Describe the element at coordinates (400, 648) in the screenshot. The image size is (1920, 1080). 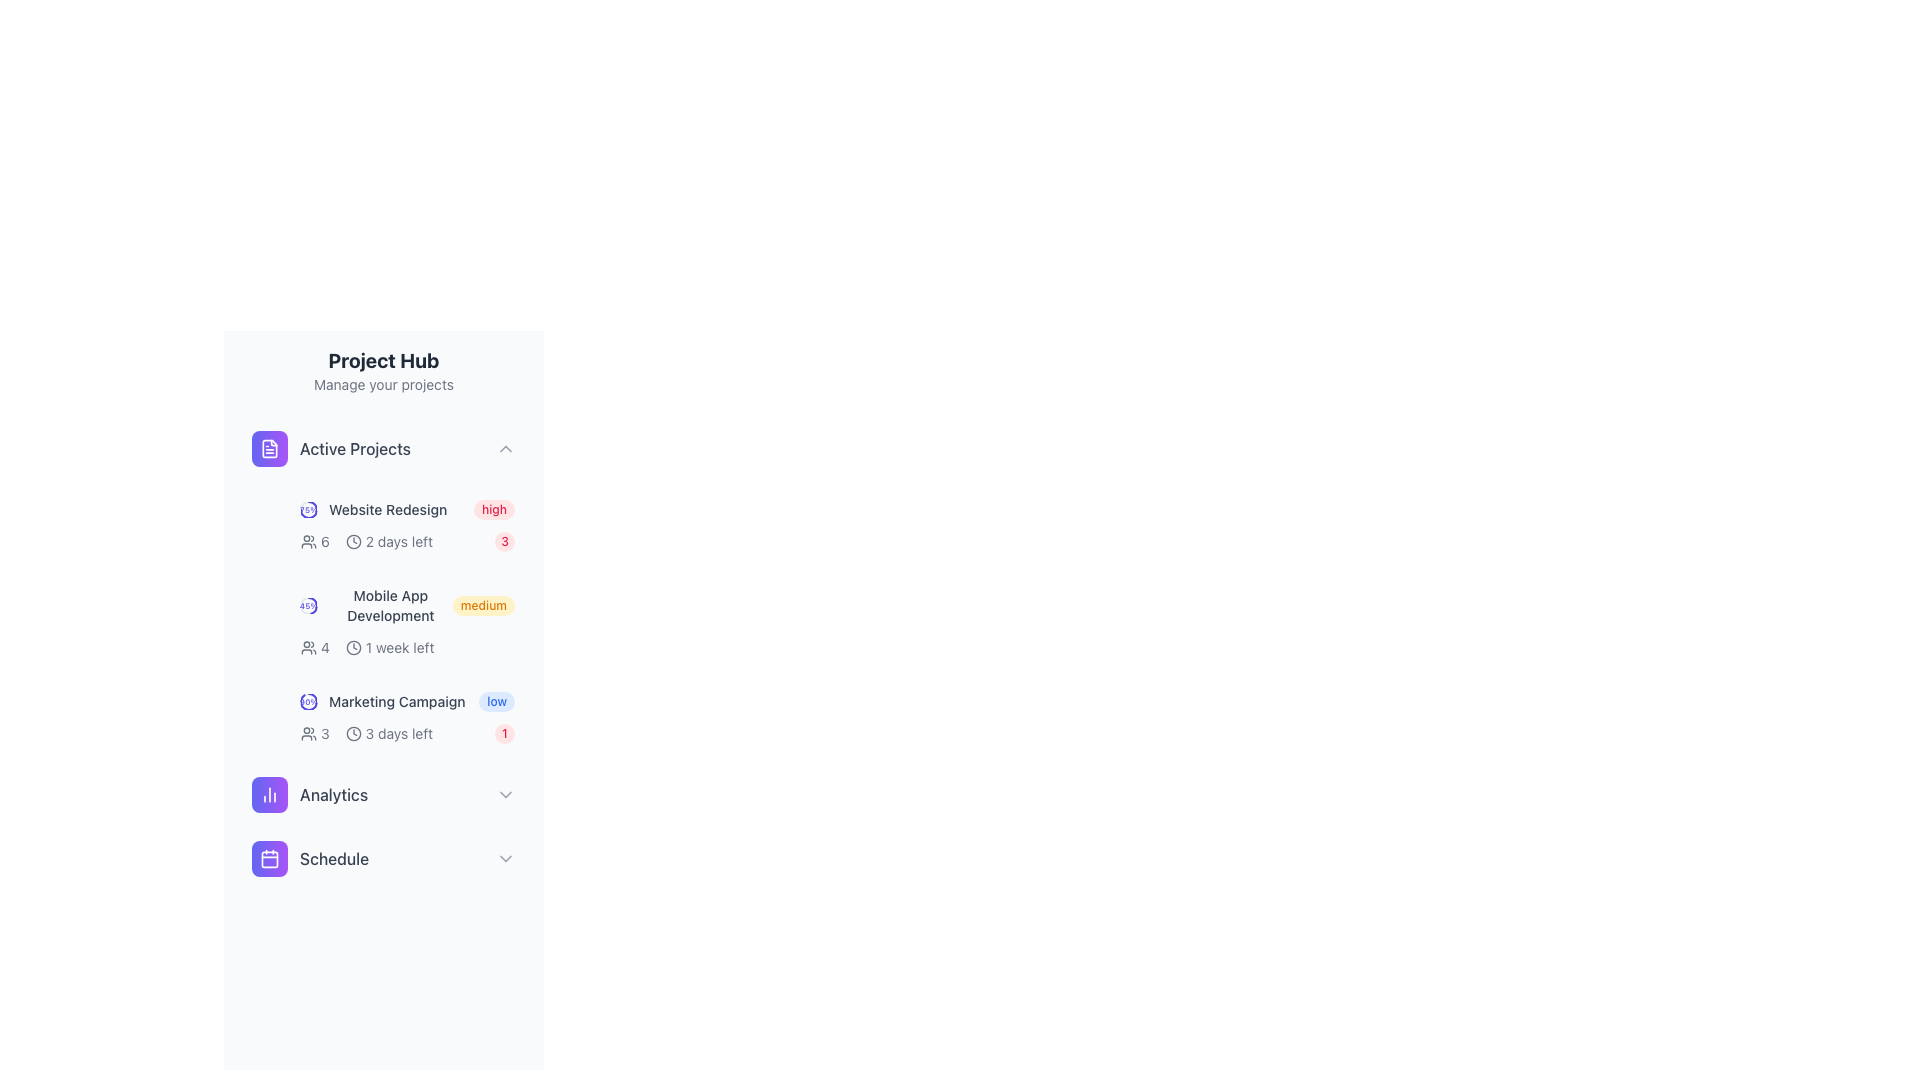
I see `the text label displaying the remaining time for the 'Mobile App Development' project in the 'Active Projects' list` at that location.